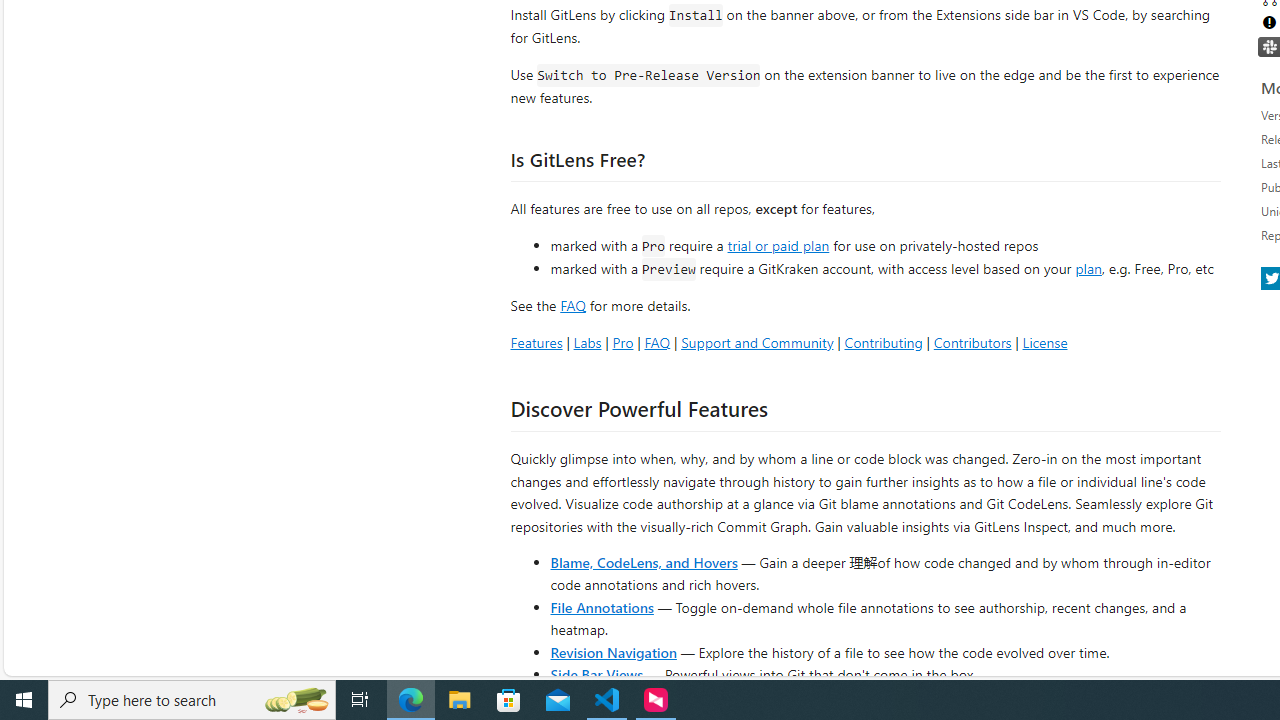 Image resolution: width=1280 pixels, height=720 pixels. What do you see at coordinates (621, 341) in the screenshot?
I see `'Pro'` at bounding box center [621, 341].